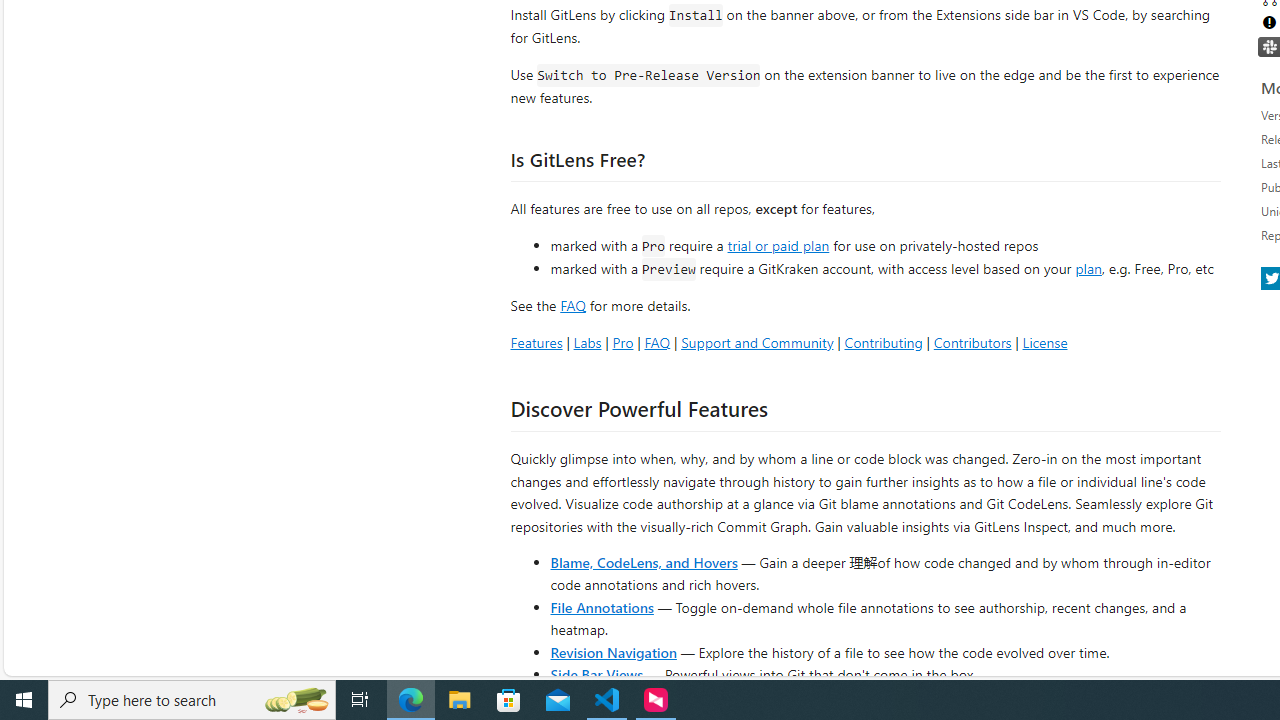 Image resolution: width=1280 pixels, height=720 pixels. What do you see at coordinates (621, 341) in the screenshot?
I see `'Pro'` at bounding box center [621, 341].